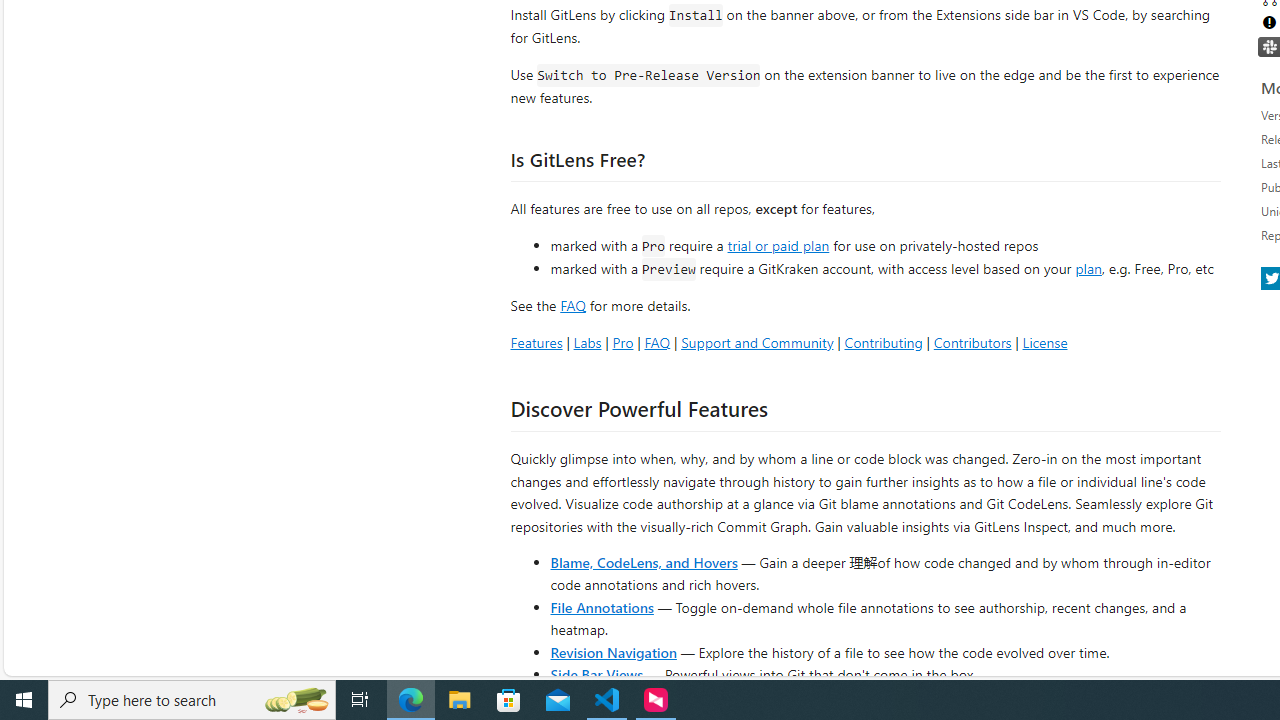 Image resolution: width=1280 pixels, height=720 pixels. What do you see at coordinates (621, 341) in the screenshot?
I see `'Pro'` at bounding box center [621, 341].